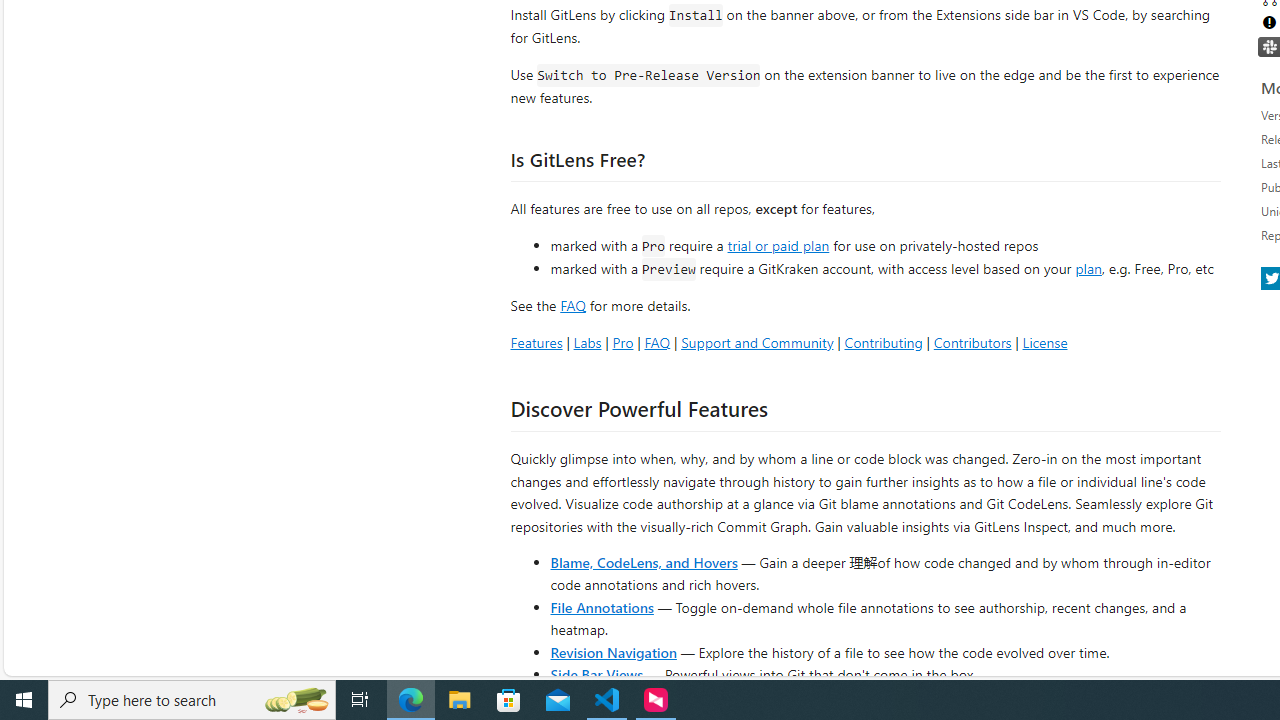 Image resolution: width=1280 pixels, height=720 pixels. What do you see at coordinates (621, 341) in the screenshot?
I see `'Pro'` at bounding box center [621, 341].